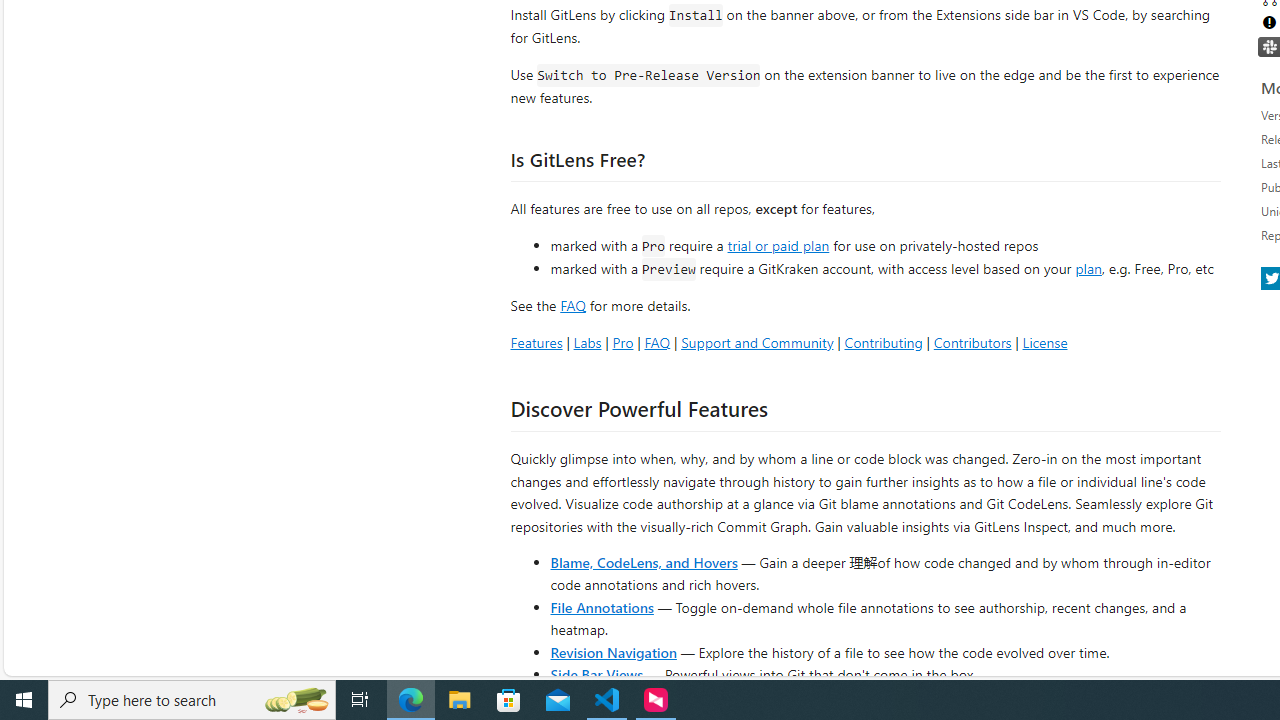 Image resolution: width=1280 pixels, height=720 pixels. What do you see at coordinates (621, 341) in the screenshot?
I see `'Pro'` at bounding box center [621, 341].